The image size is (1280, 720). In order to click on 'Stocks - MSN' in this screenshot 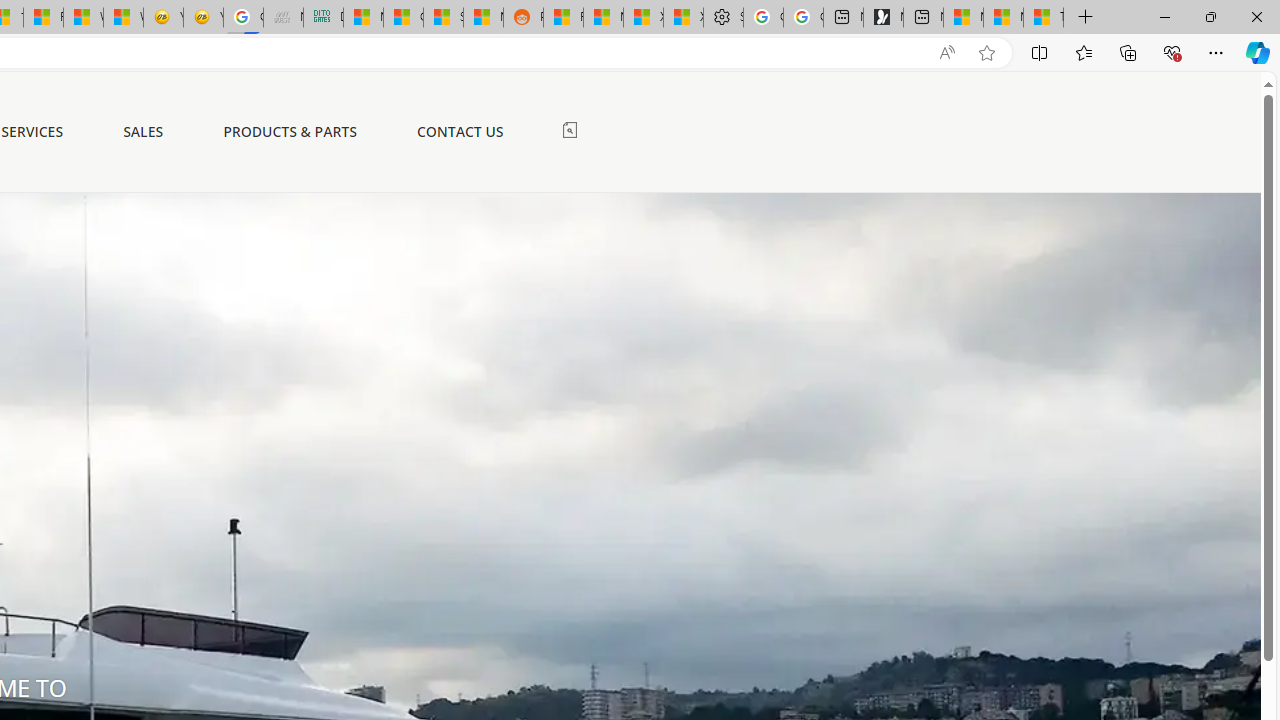, I will do `click(442, 17)`.